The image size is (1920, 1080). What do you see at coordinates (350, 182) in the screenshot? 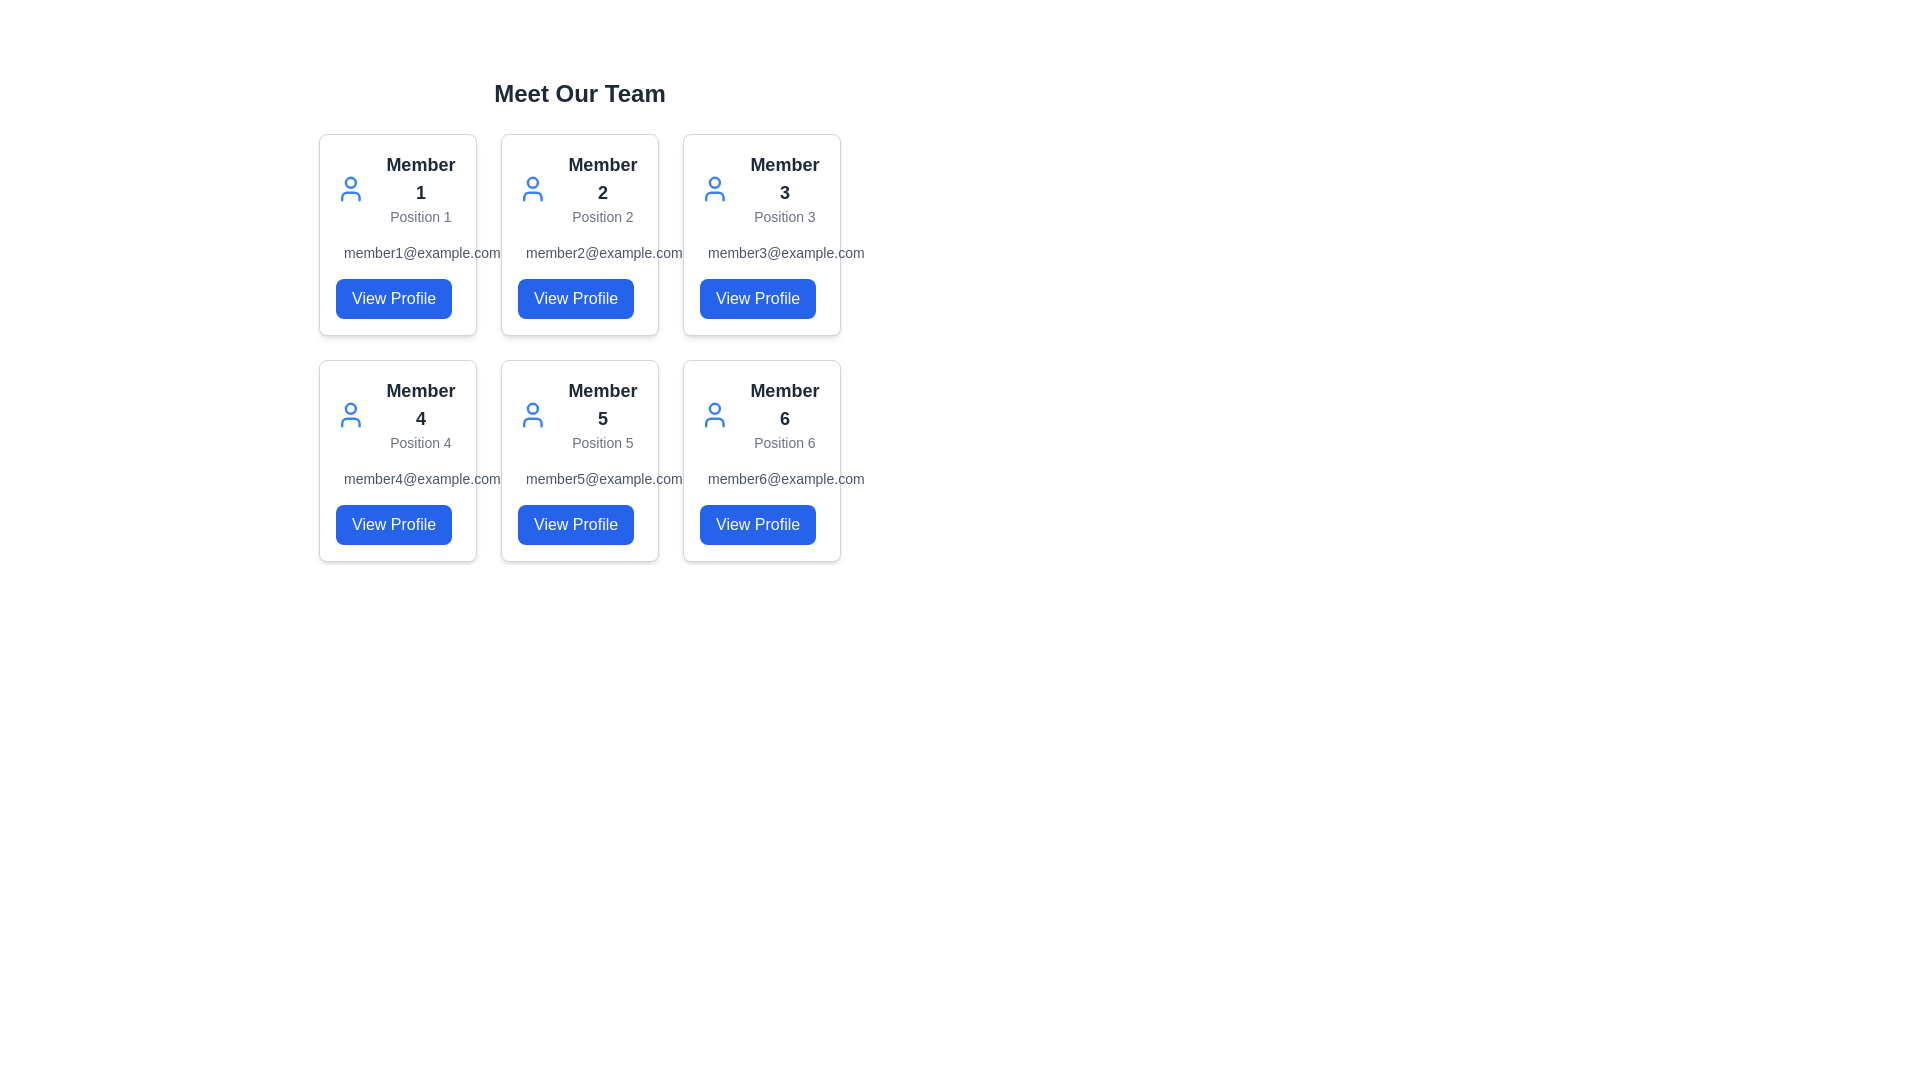
I see `the circular part of the user icon located in the top-left corner of the grid of six cards, above the text 'Member 1'` at bounding box center [350, 182].